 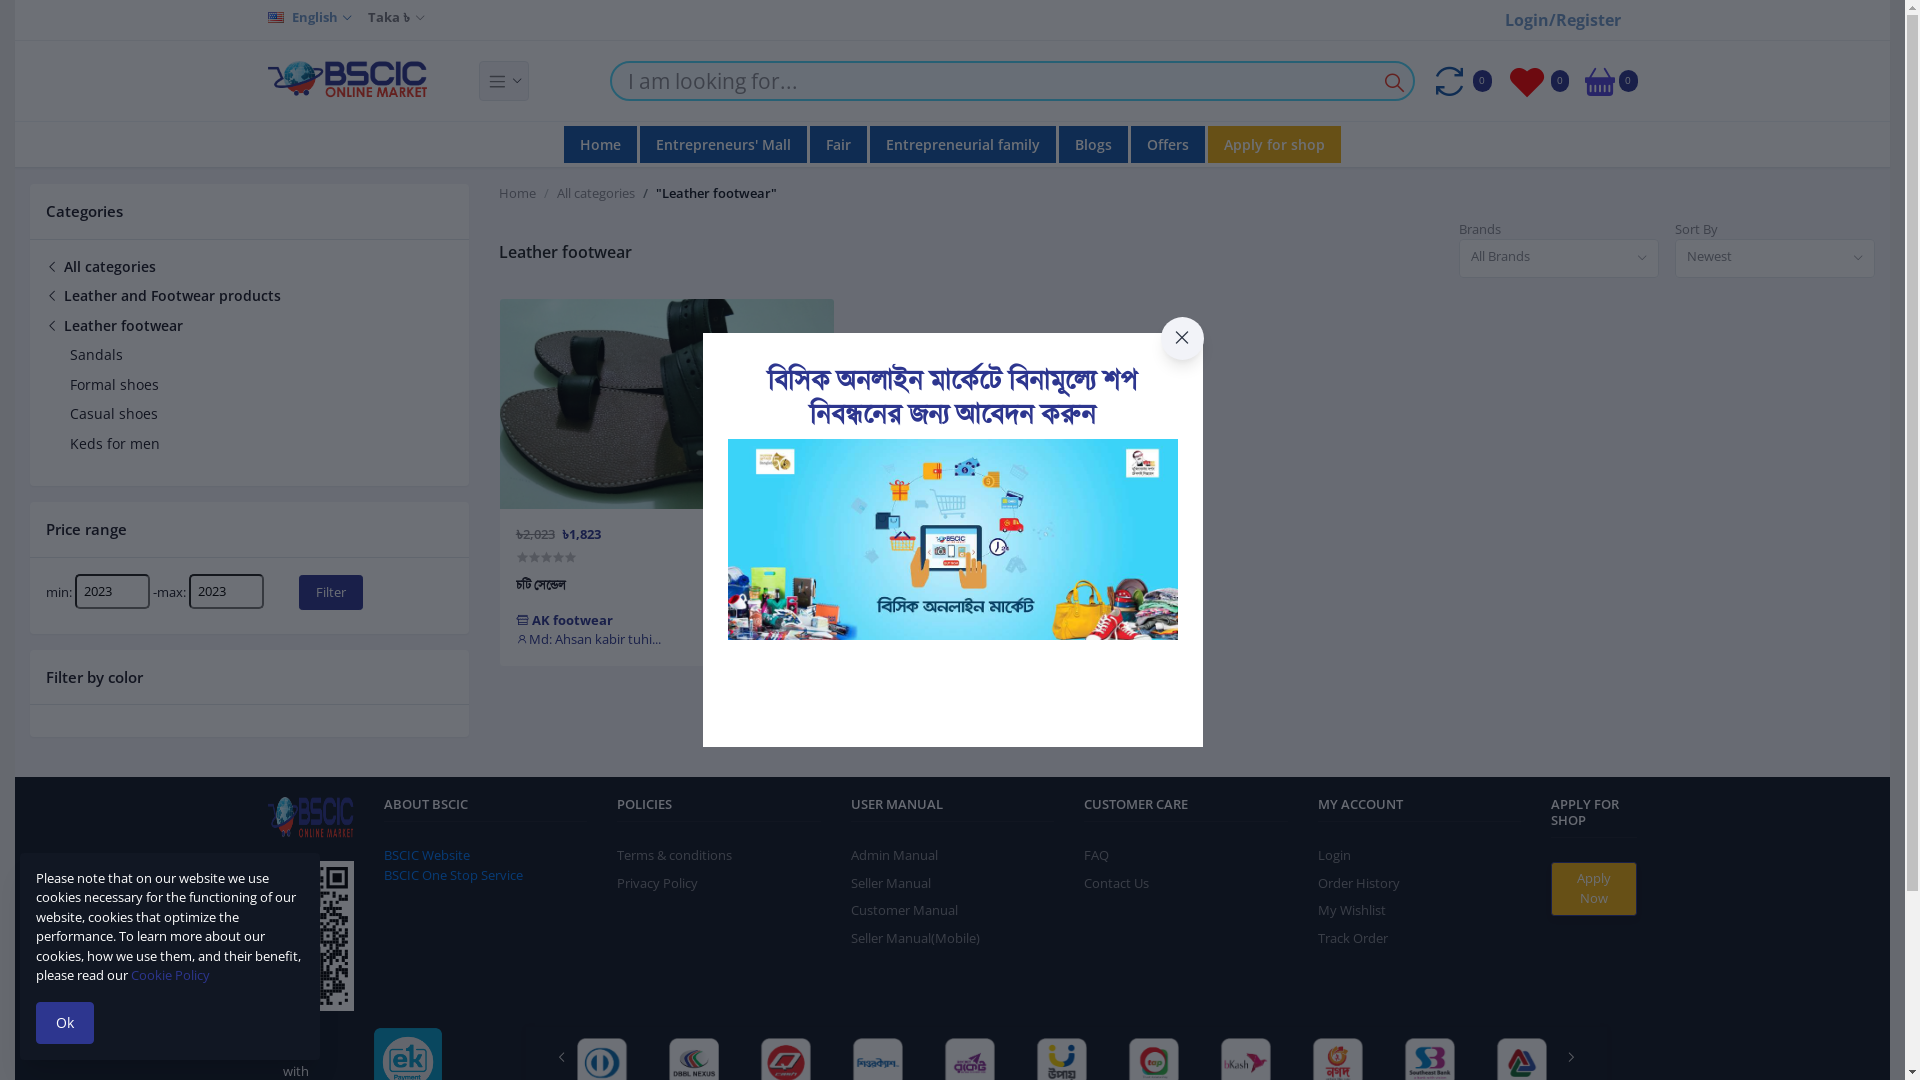 I want to click on 'Apply for shop', so click(x=1273, y=143).